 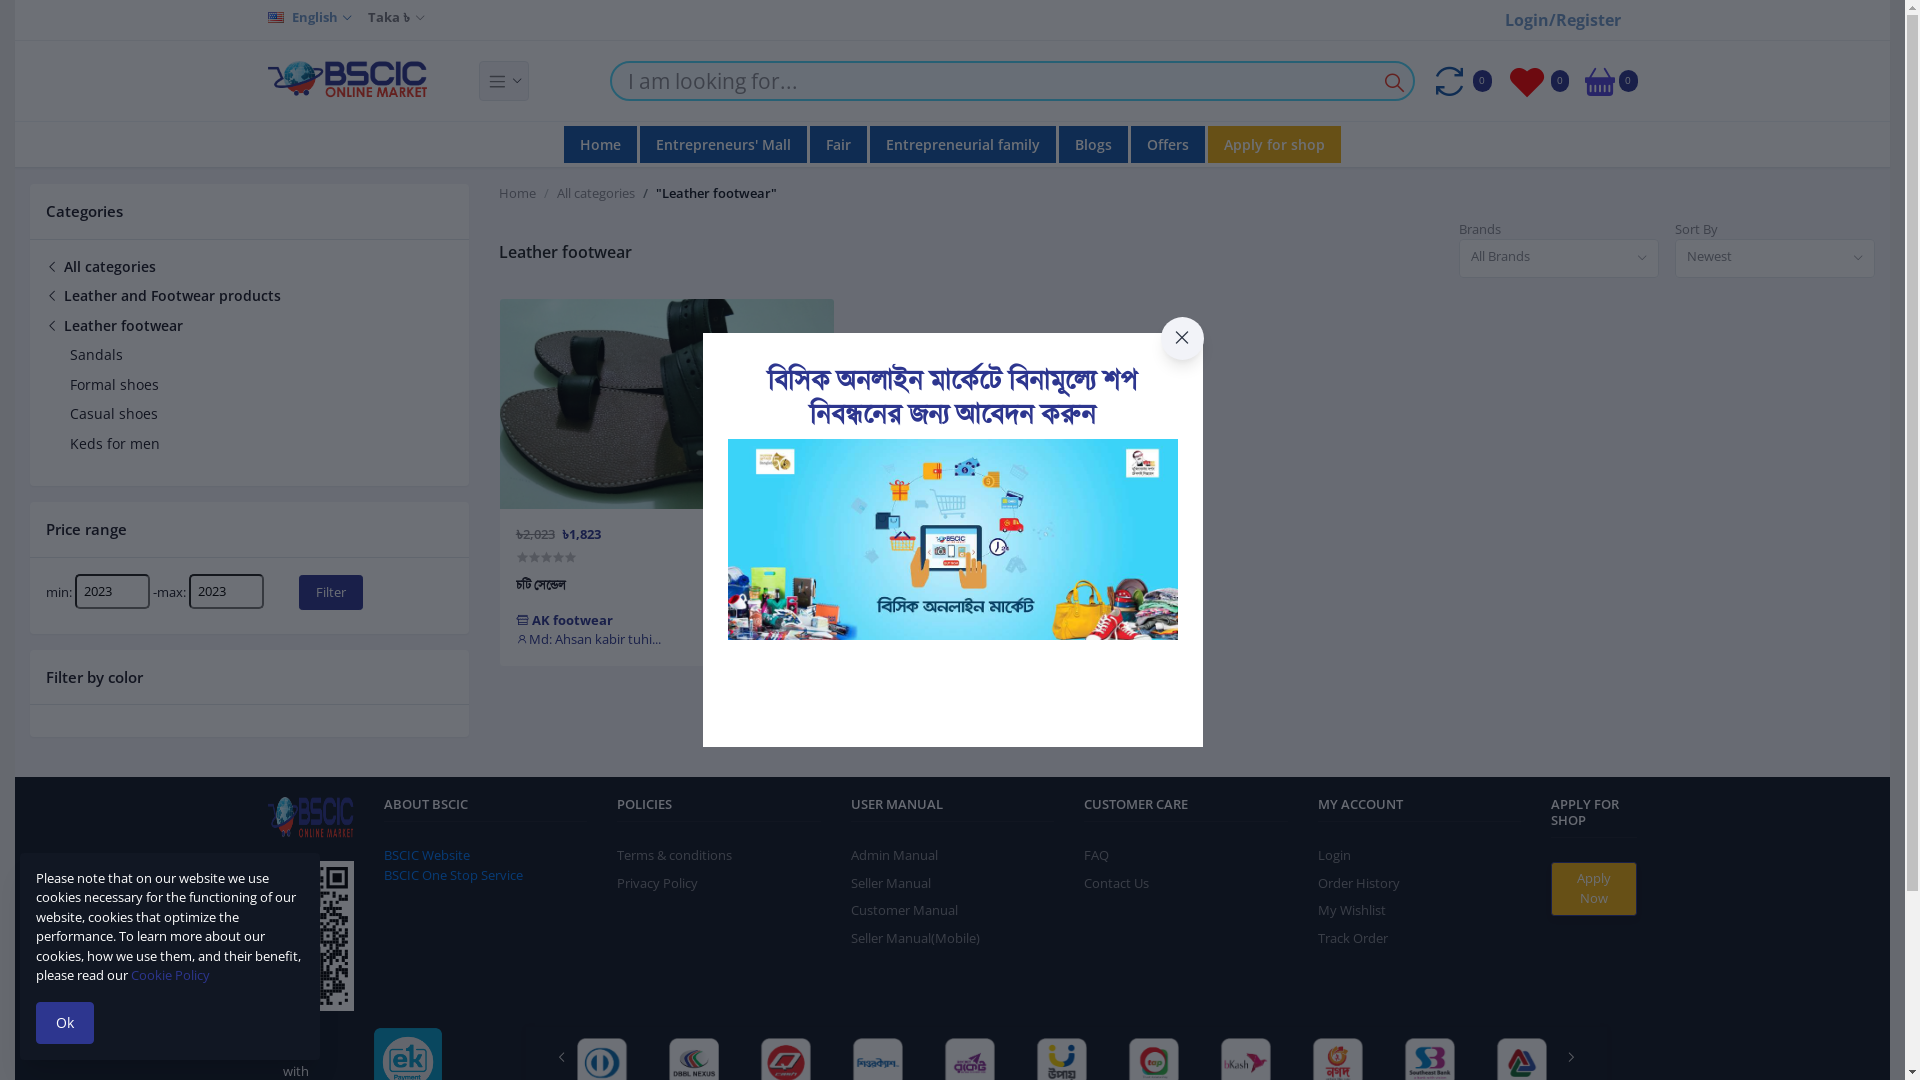 I want to click on 'Apply for shop', so click(x=1273, y=143).